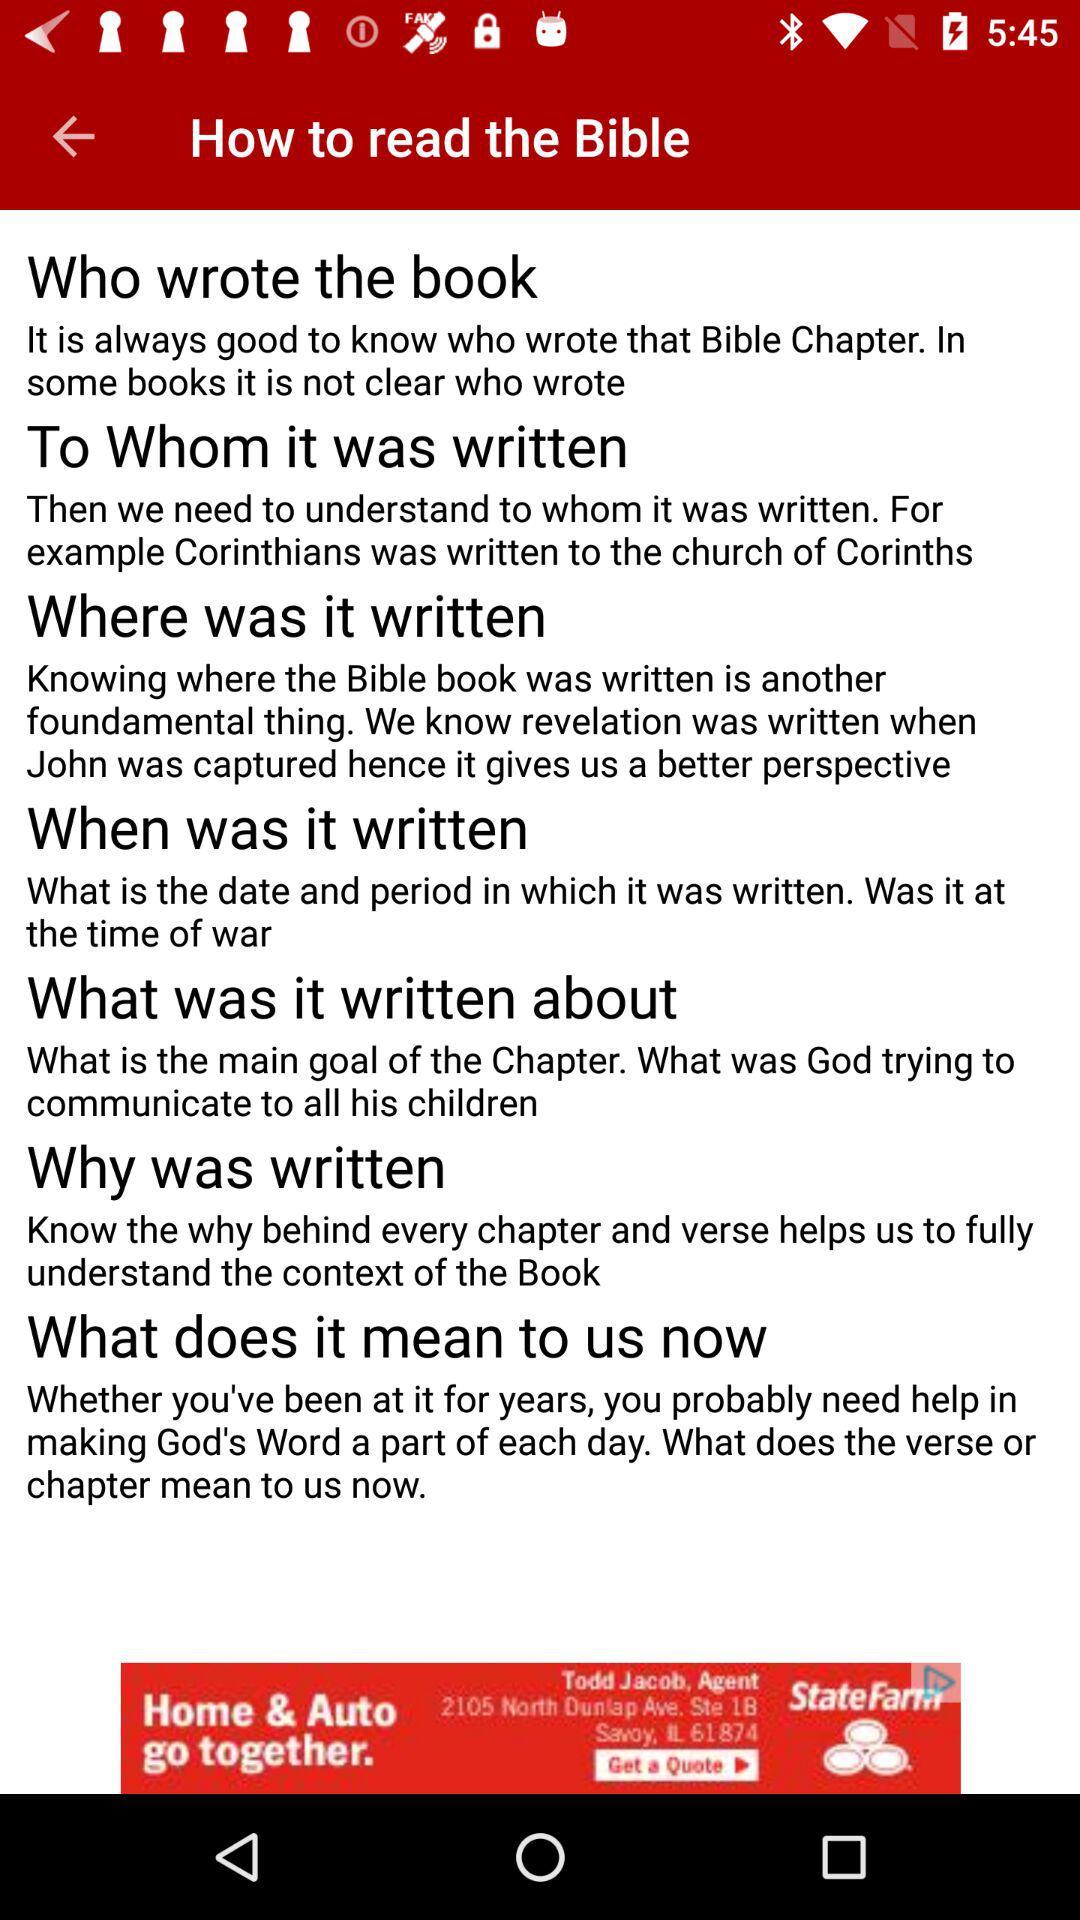 The height and width of the screenshot is (1920, 1080). What do you see at coordinates (72, 135) in the screenshot?
I see `go back` at bounding box center [72, 135].